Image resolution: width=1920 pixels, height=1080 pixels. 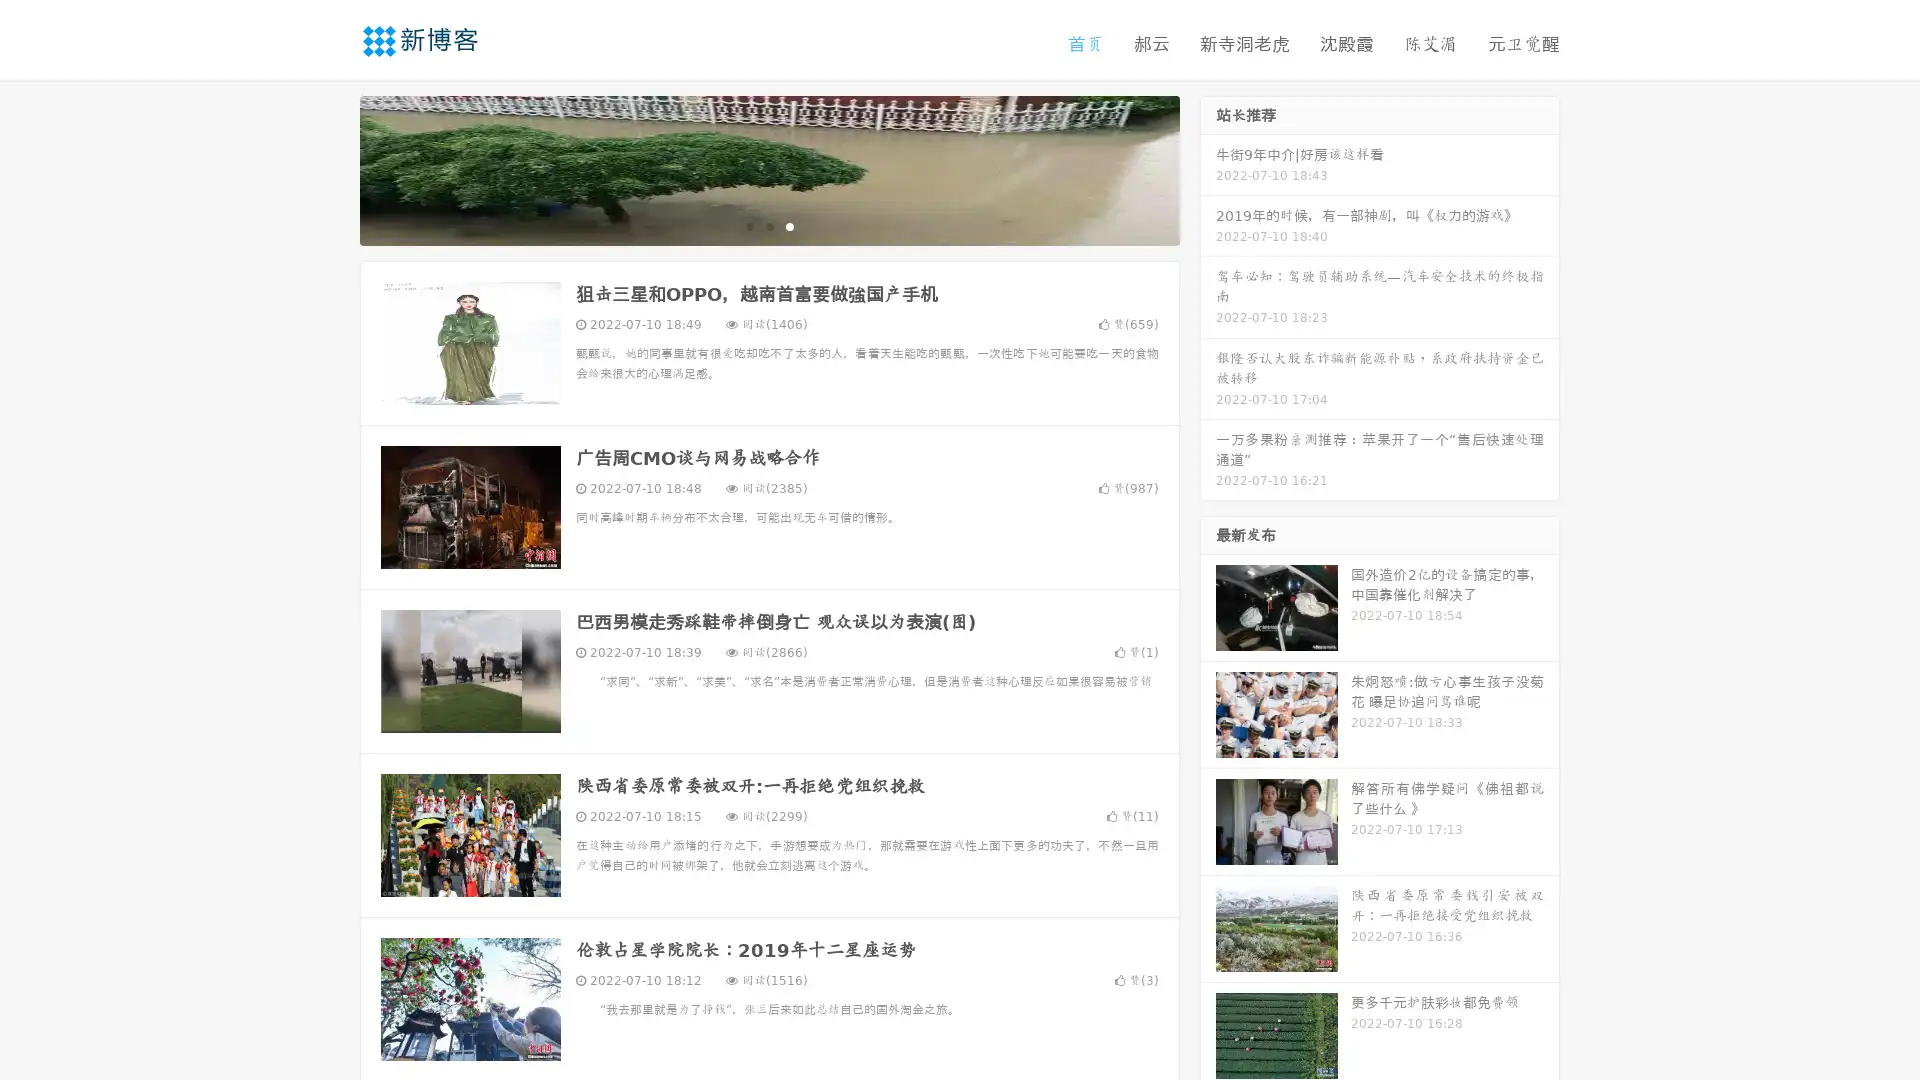 I want to click on Previous slide, so click(x=330, y=168).